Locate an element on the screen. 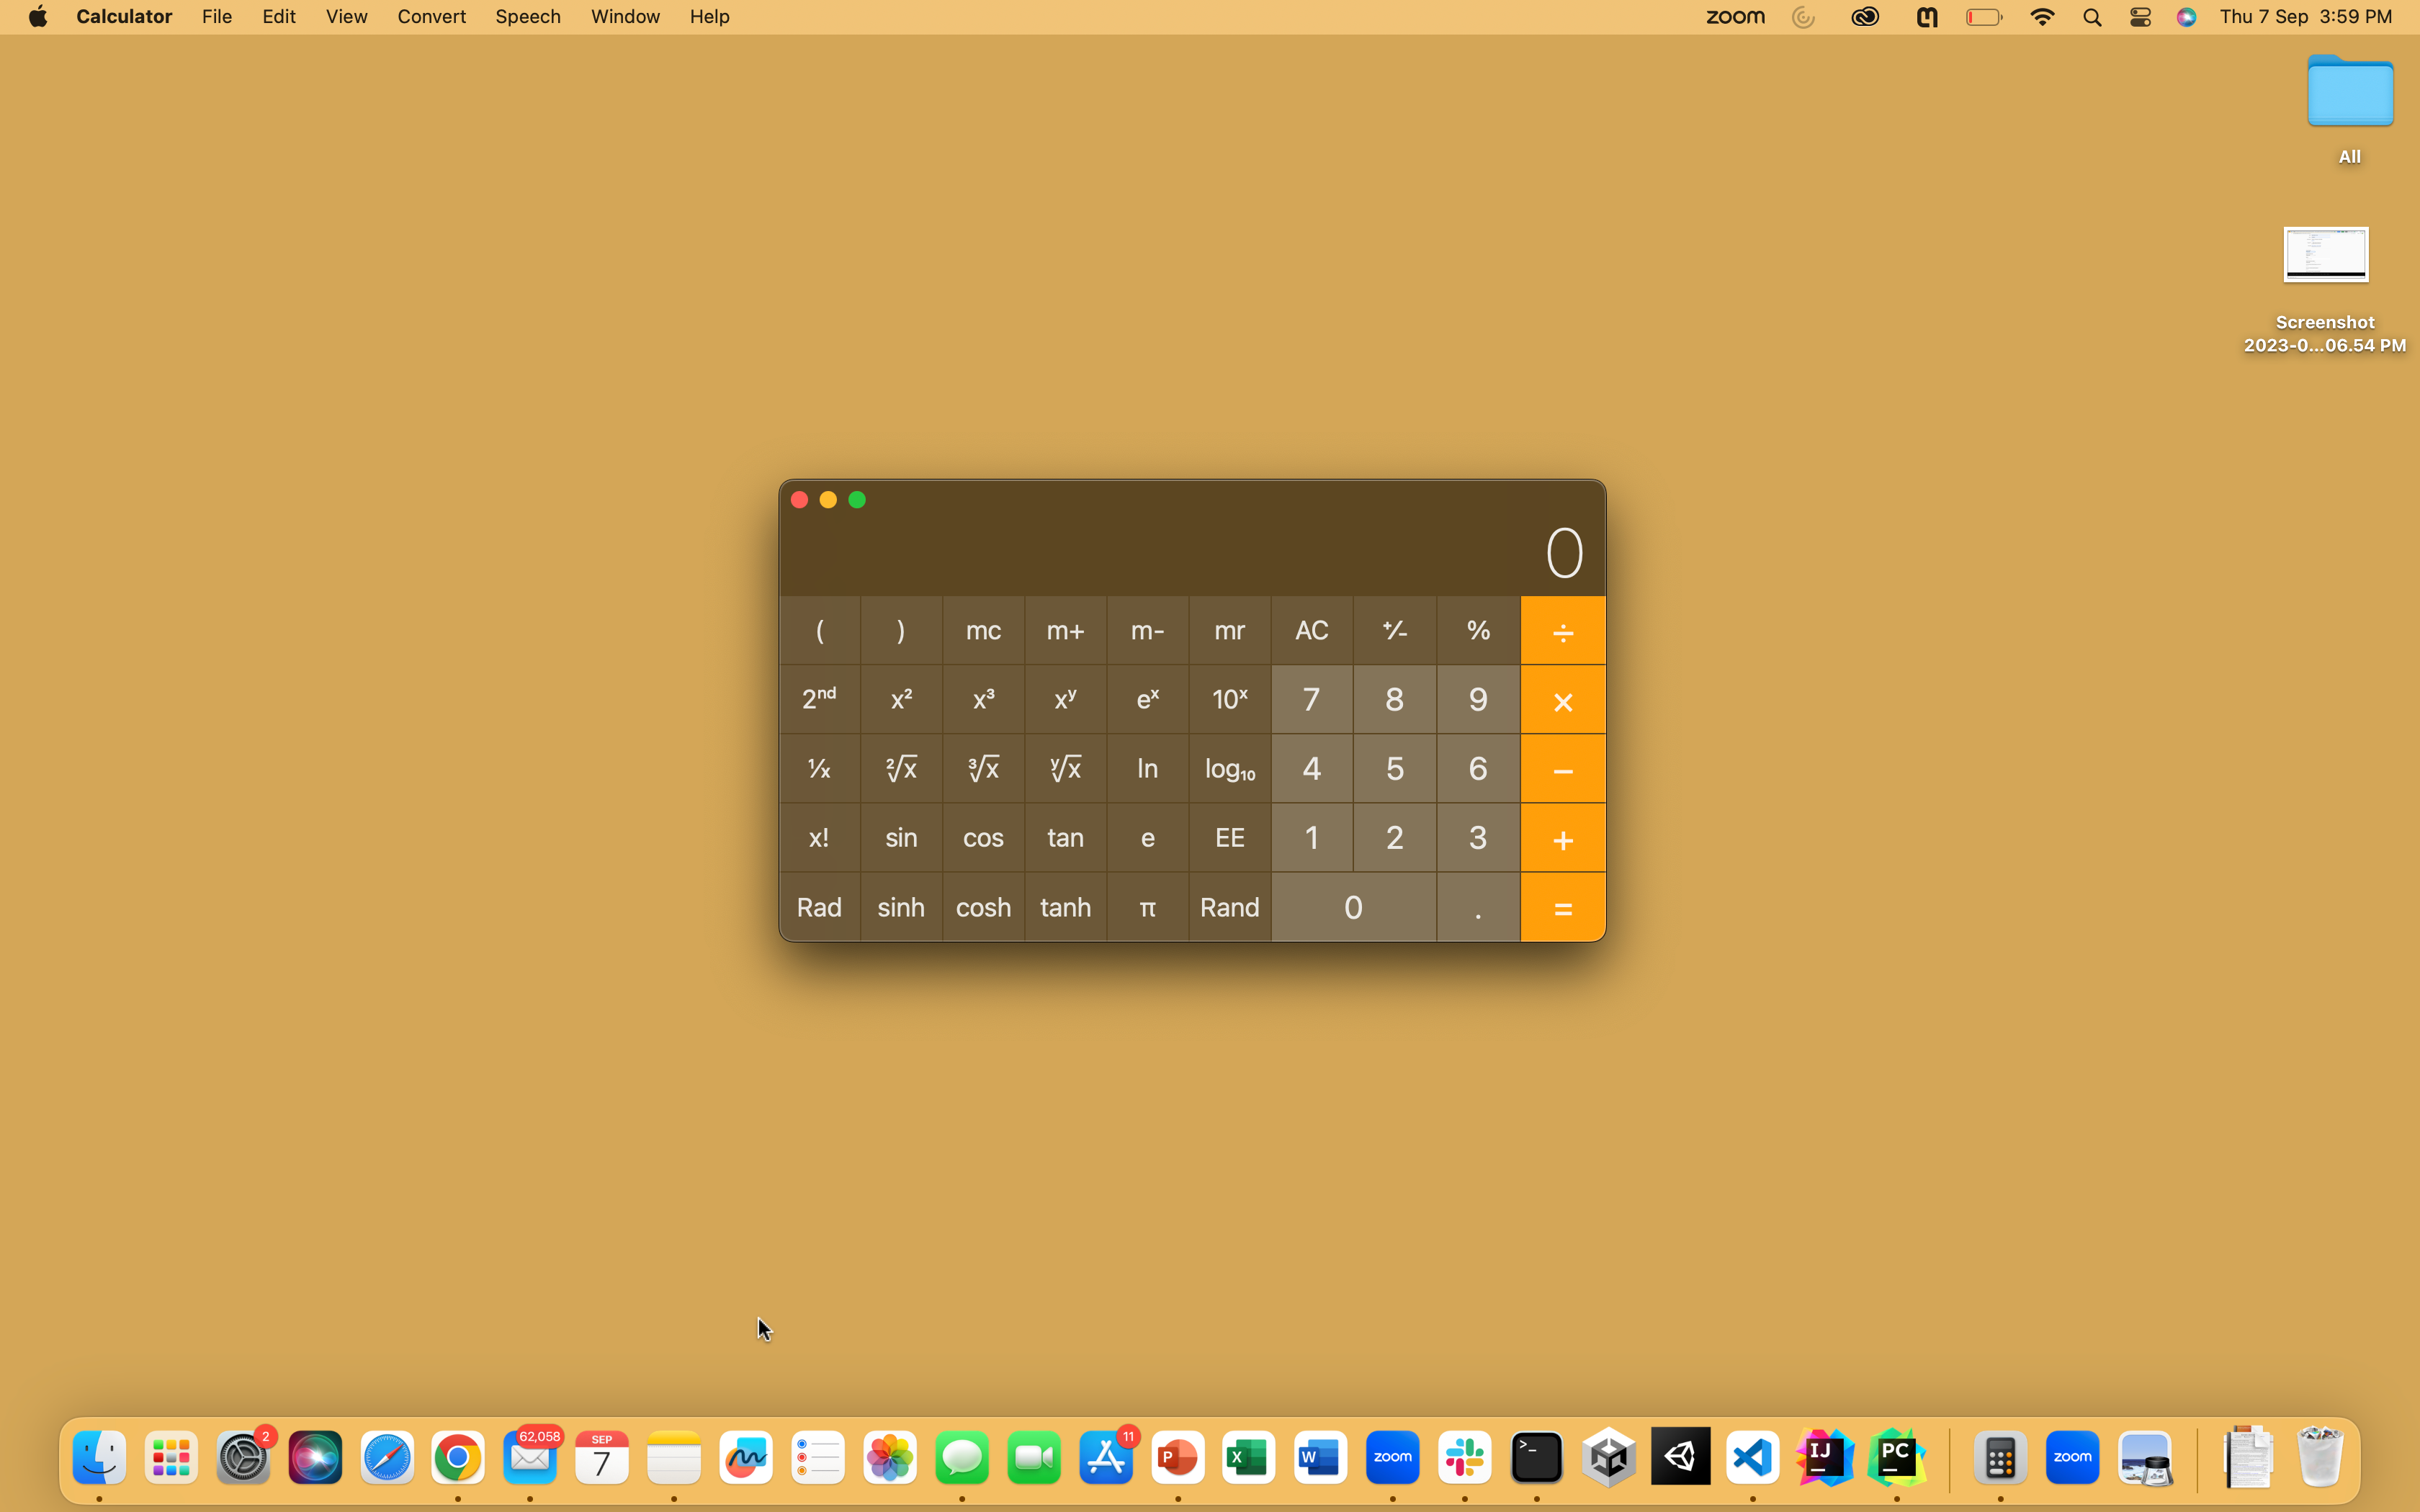 This screenshot has height=1512, width=2420. Determine the square root of the number 64 is located at coordinates (1477, 767).